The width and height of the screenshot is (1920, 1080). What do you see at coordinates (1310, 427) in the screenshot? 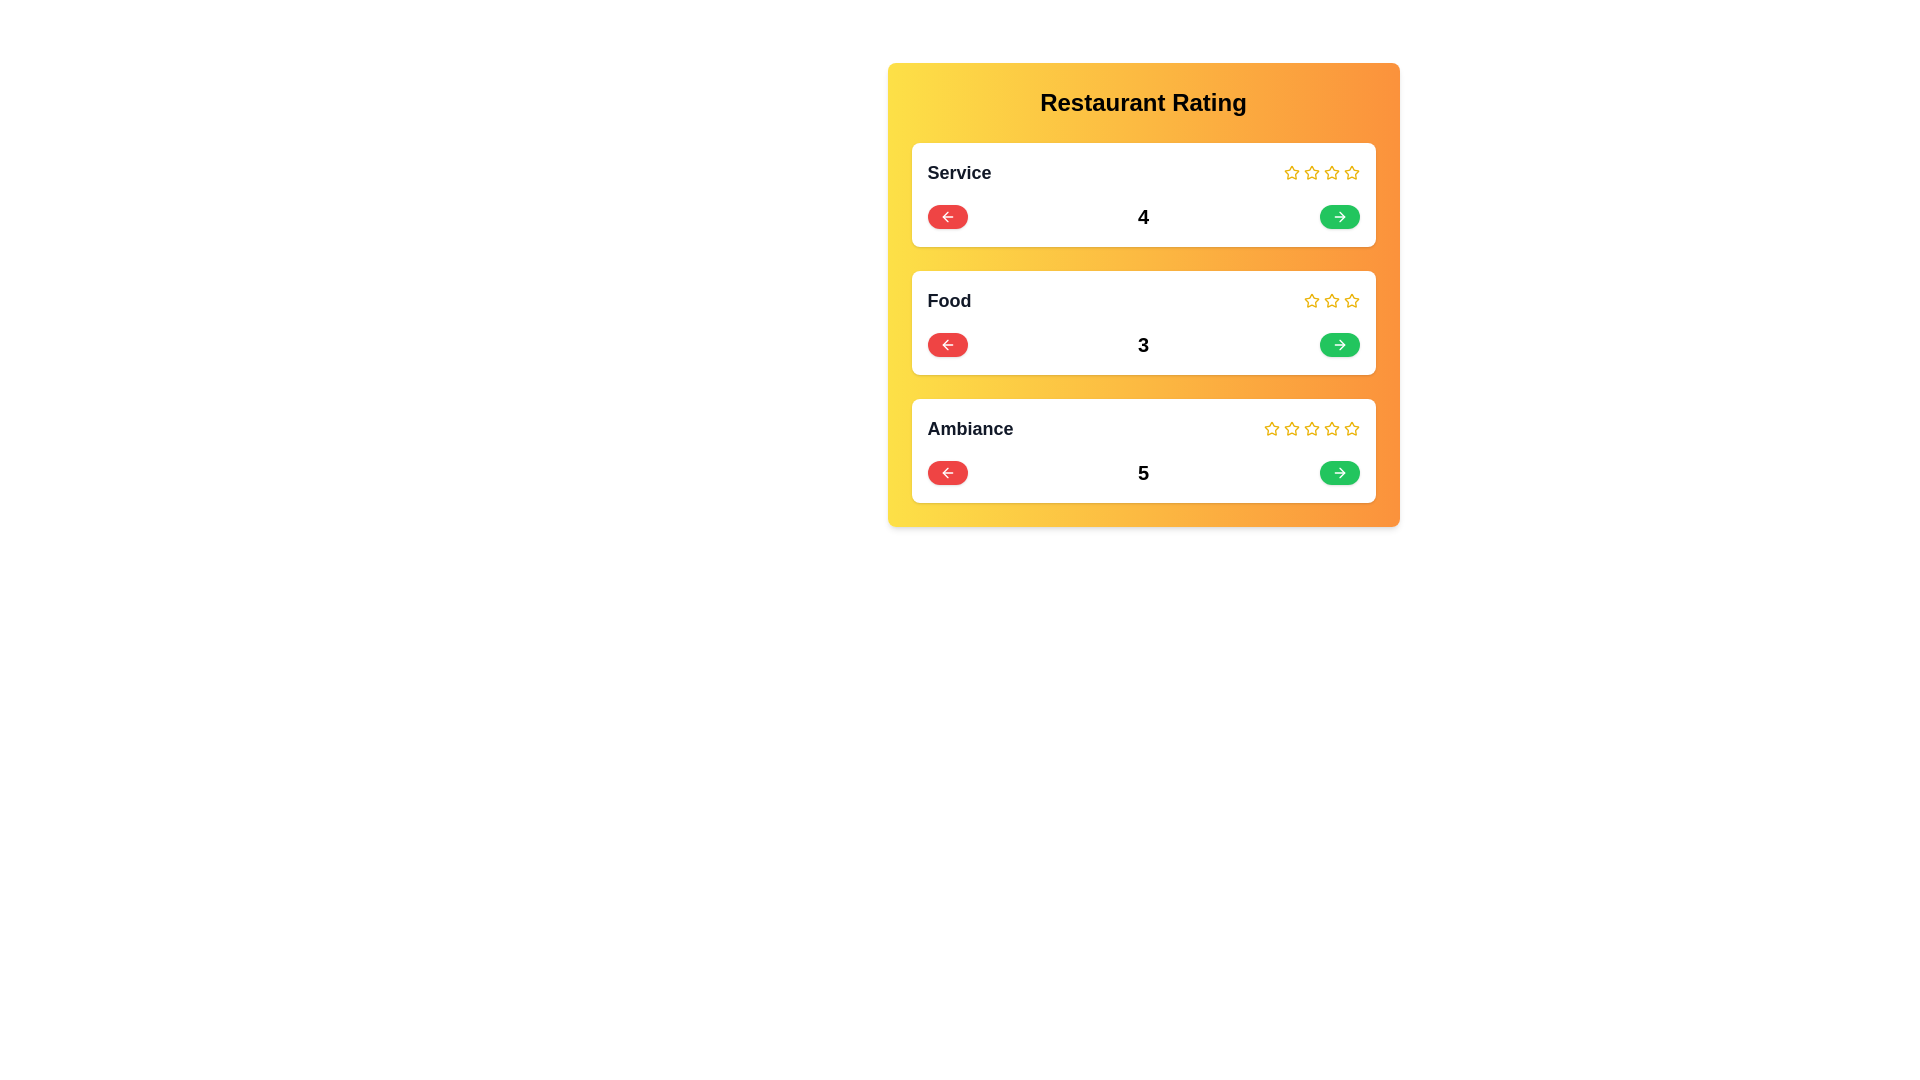
I see `the second star in the third rating row labeled 'Ambiance'` at bounding box center [1310, 427].